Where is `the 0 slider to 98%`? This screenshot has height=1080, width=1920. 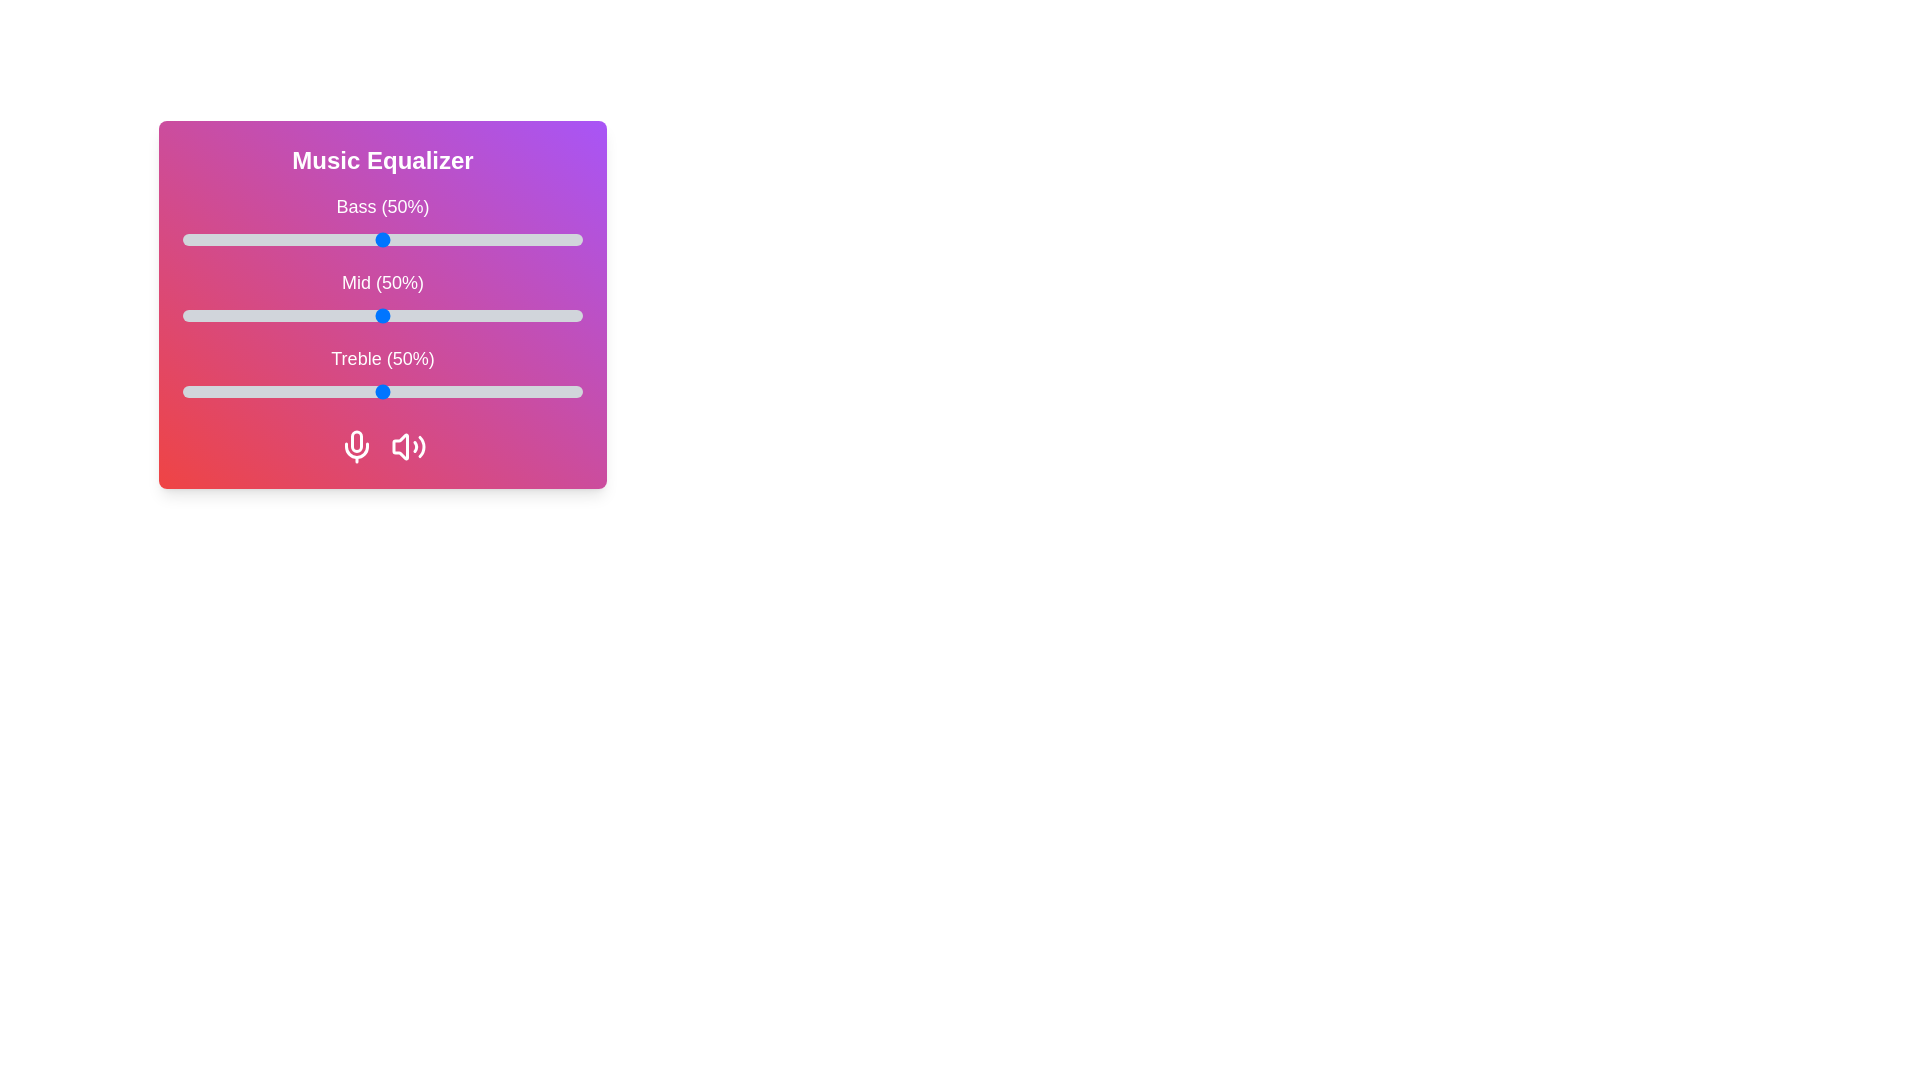
the 0 slider to 98% is located at coordinates (574, 238).